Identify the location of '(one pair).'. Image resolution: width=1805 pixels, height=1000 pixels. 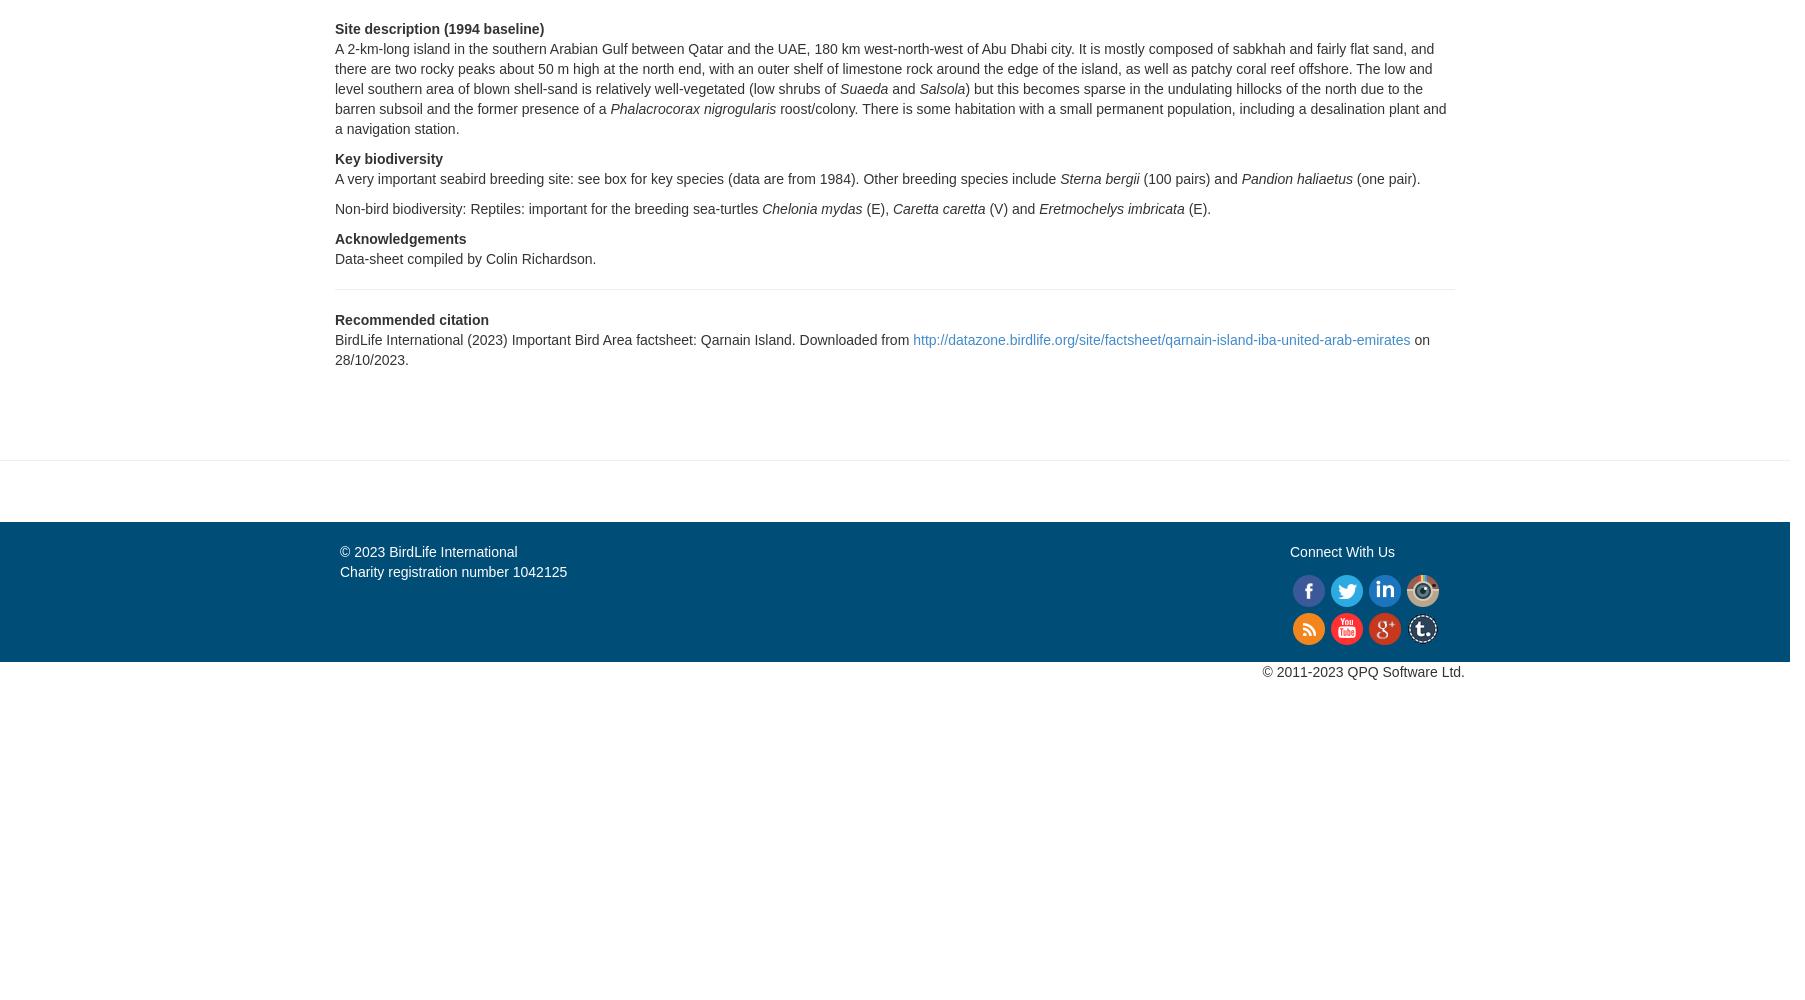
(1386, 179).